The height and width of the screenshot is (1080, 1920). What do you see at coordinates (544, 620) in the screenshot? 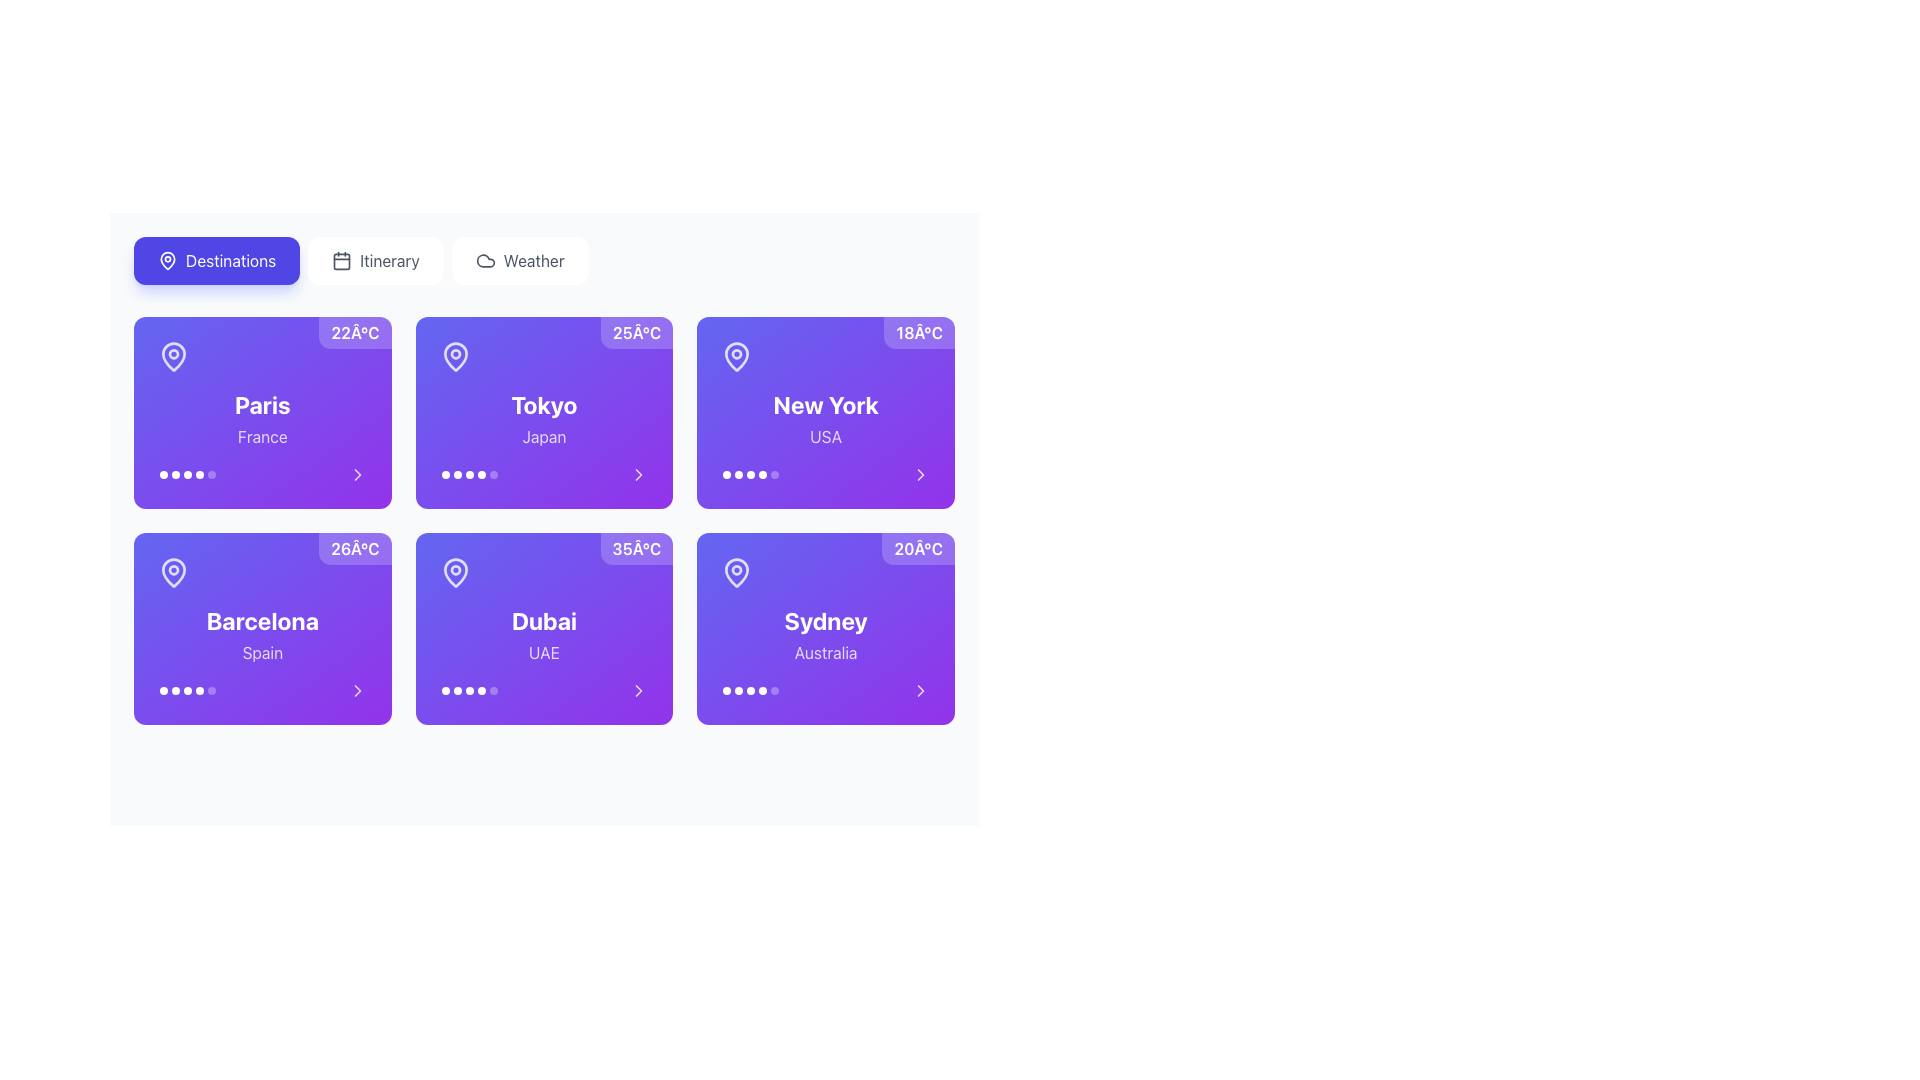
I see `the card containing the title text 'Dubai', which is located in the third card of the second row of a grid layout with a purple gradient background` at bounding box center [544, 620].